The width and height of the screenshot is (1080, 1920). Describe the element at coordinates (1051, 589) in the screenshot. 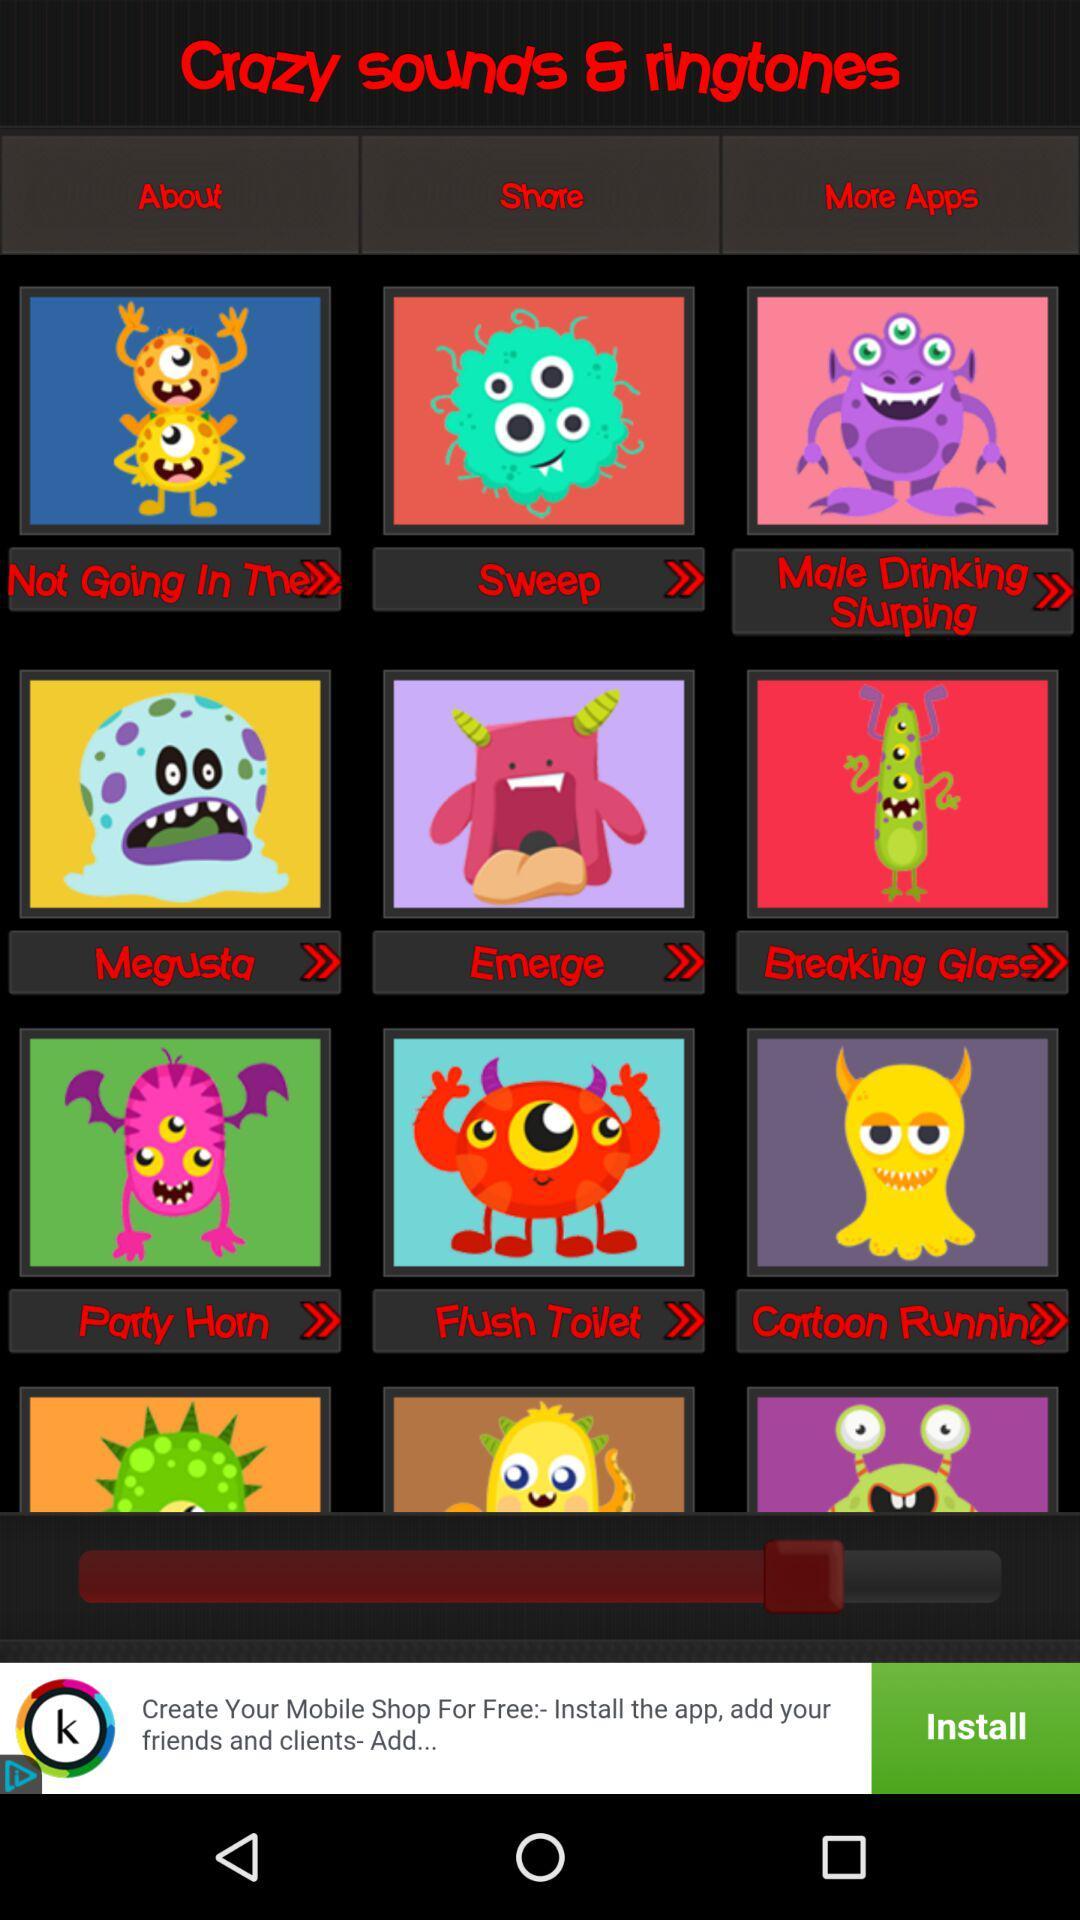

I see `scroll right` at that location.